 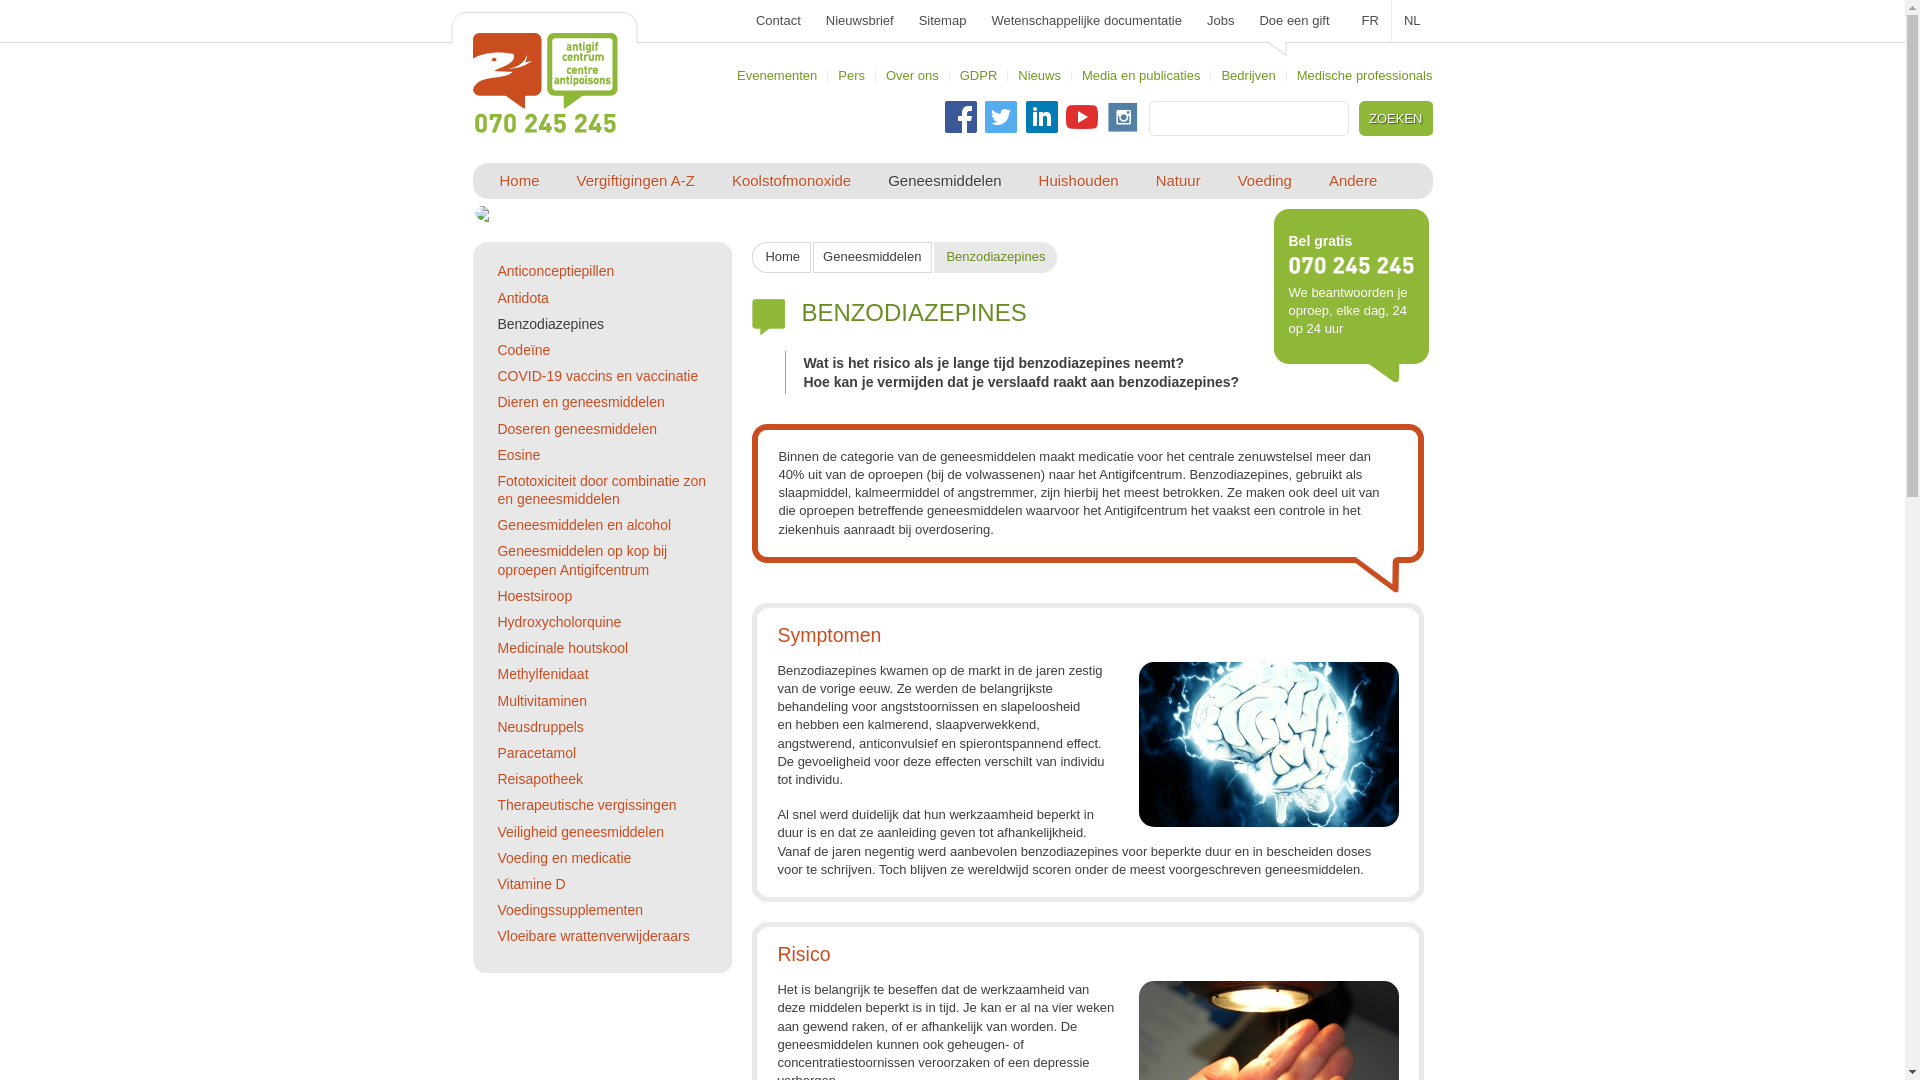 What do you see at coordinates (600, 489) in the screenshot?
I see `'Fototoxiciteit door combinatie zon en geneesmiddelen'` at bounding box center [600, 489].